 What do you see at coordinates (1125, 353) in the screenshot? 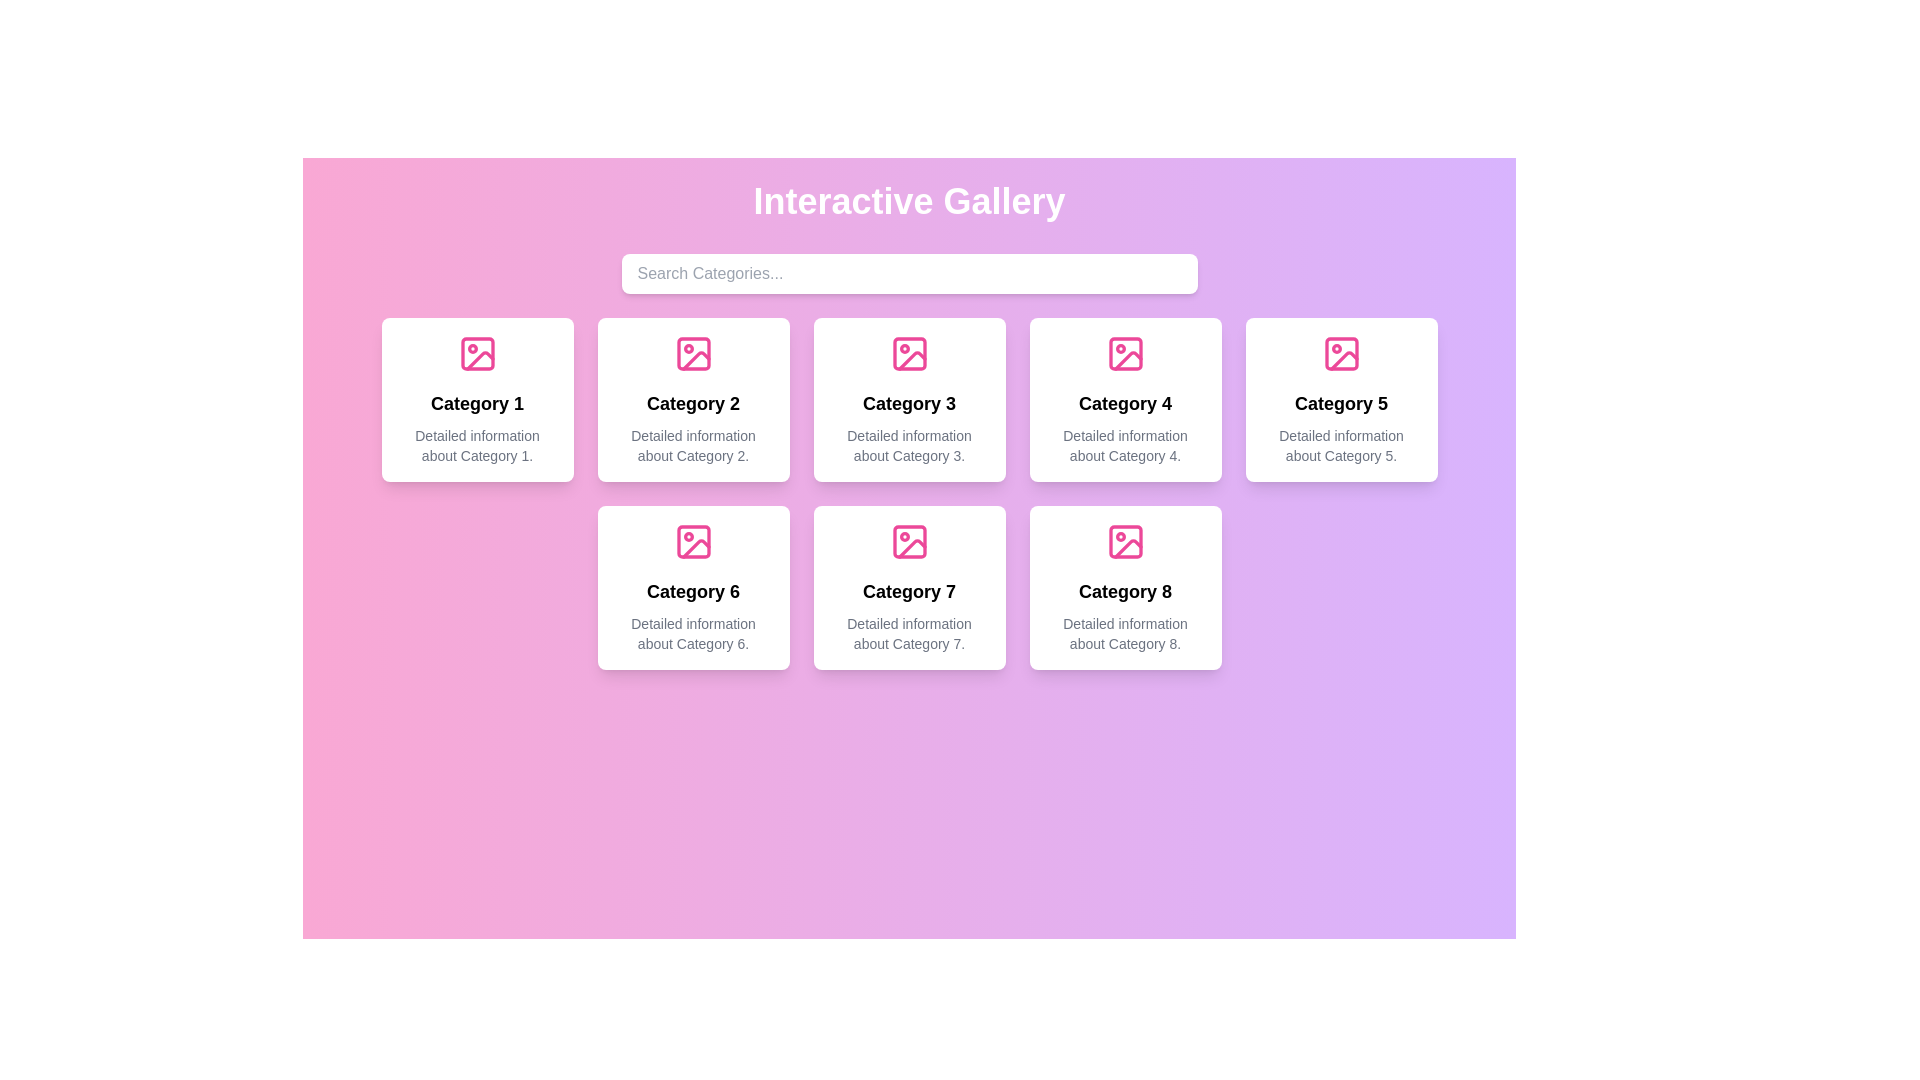
I see `the pink square icon with rounded corners located in the fourth category card of the grid layout titled 'Category 4'` at bounding box center [1125, 353].